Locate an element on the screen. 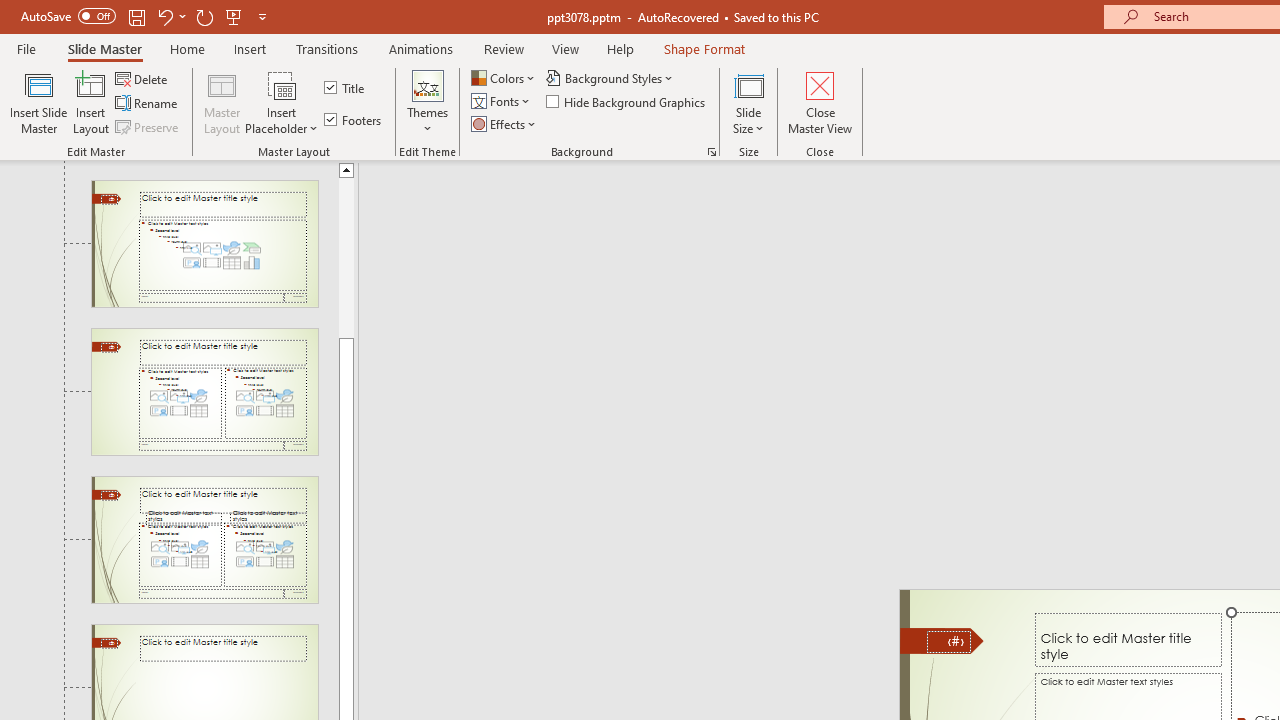  'Slide Master' is located at coordinates (103, 48).